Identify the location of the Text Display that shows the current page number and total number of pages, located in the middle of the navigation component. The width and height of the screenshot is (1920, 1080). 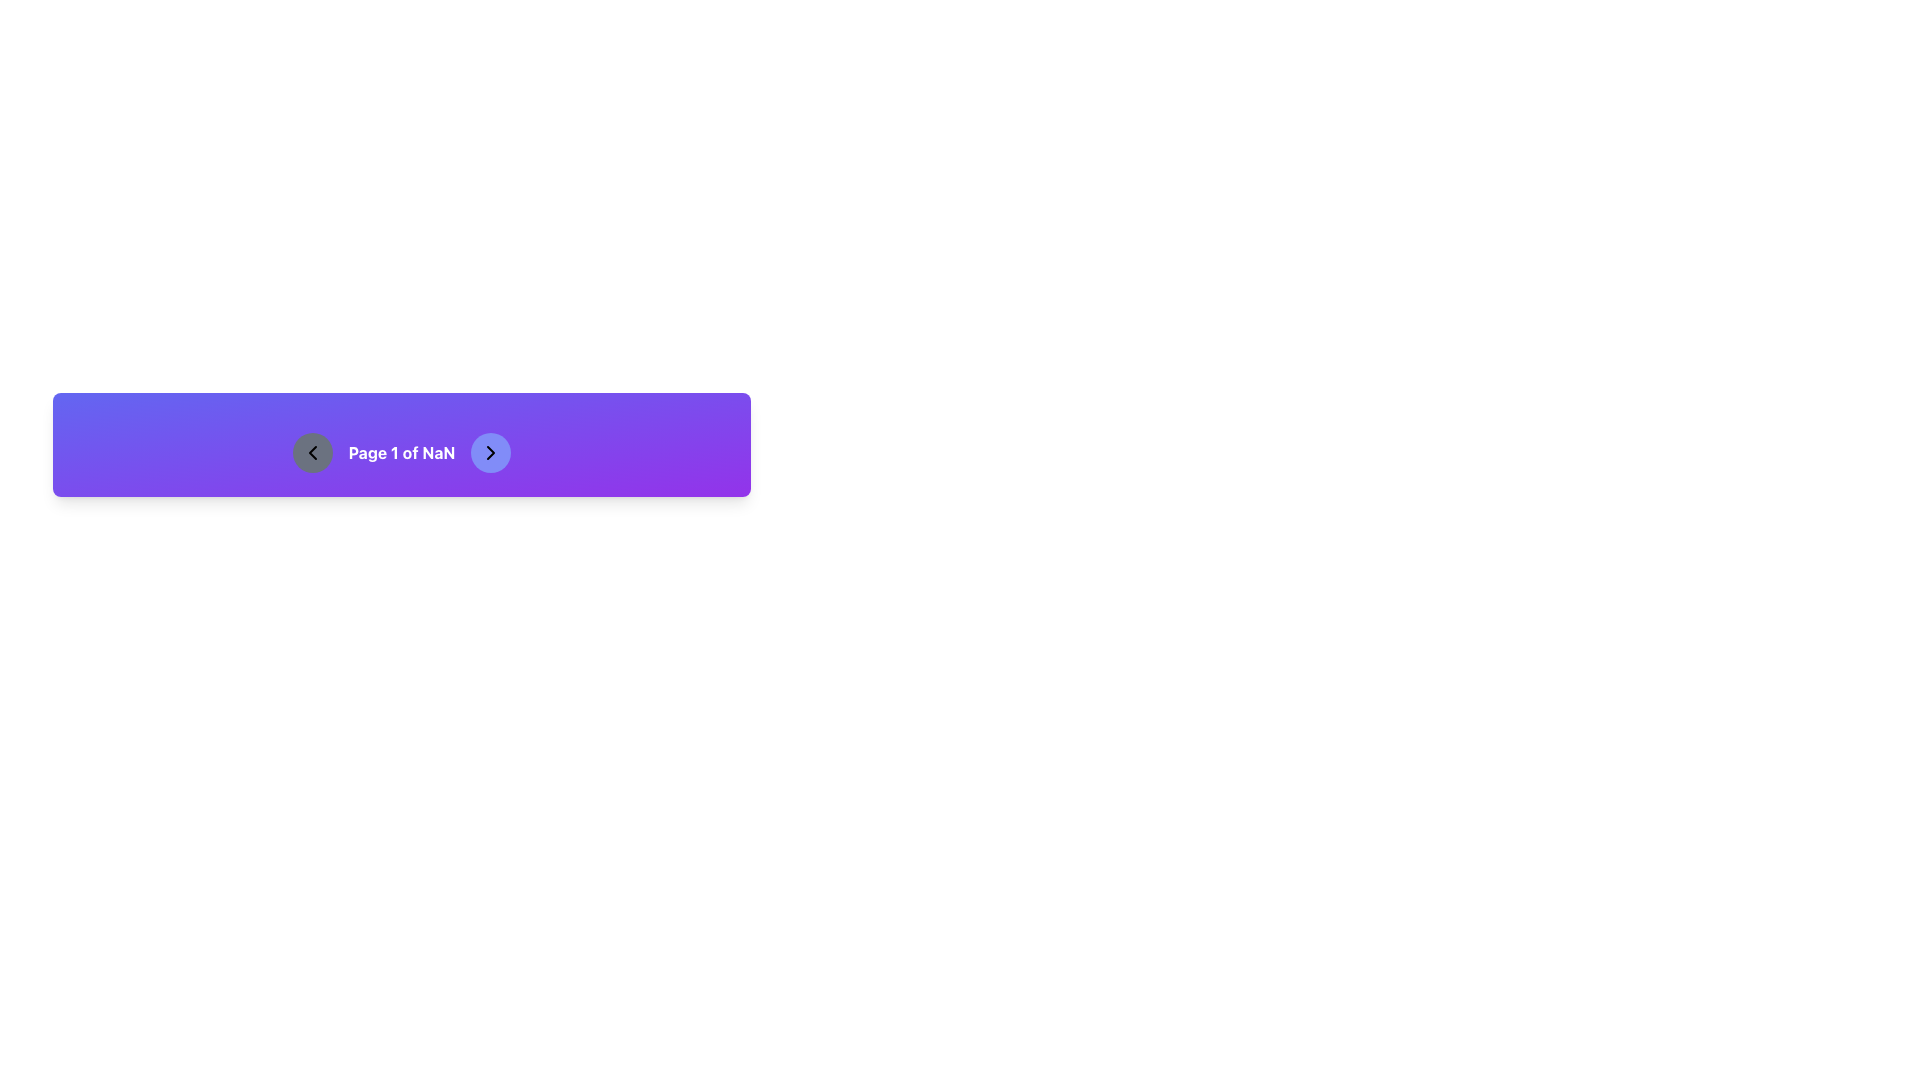
(401, 452).